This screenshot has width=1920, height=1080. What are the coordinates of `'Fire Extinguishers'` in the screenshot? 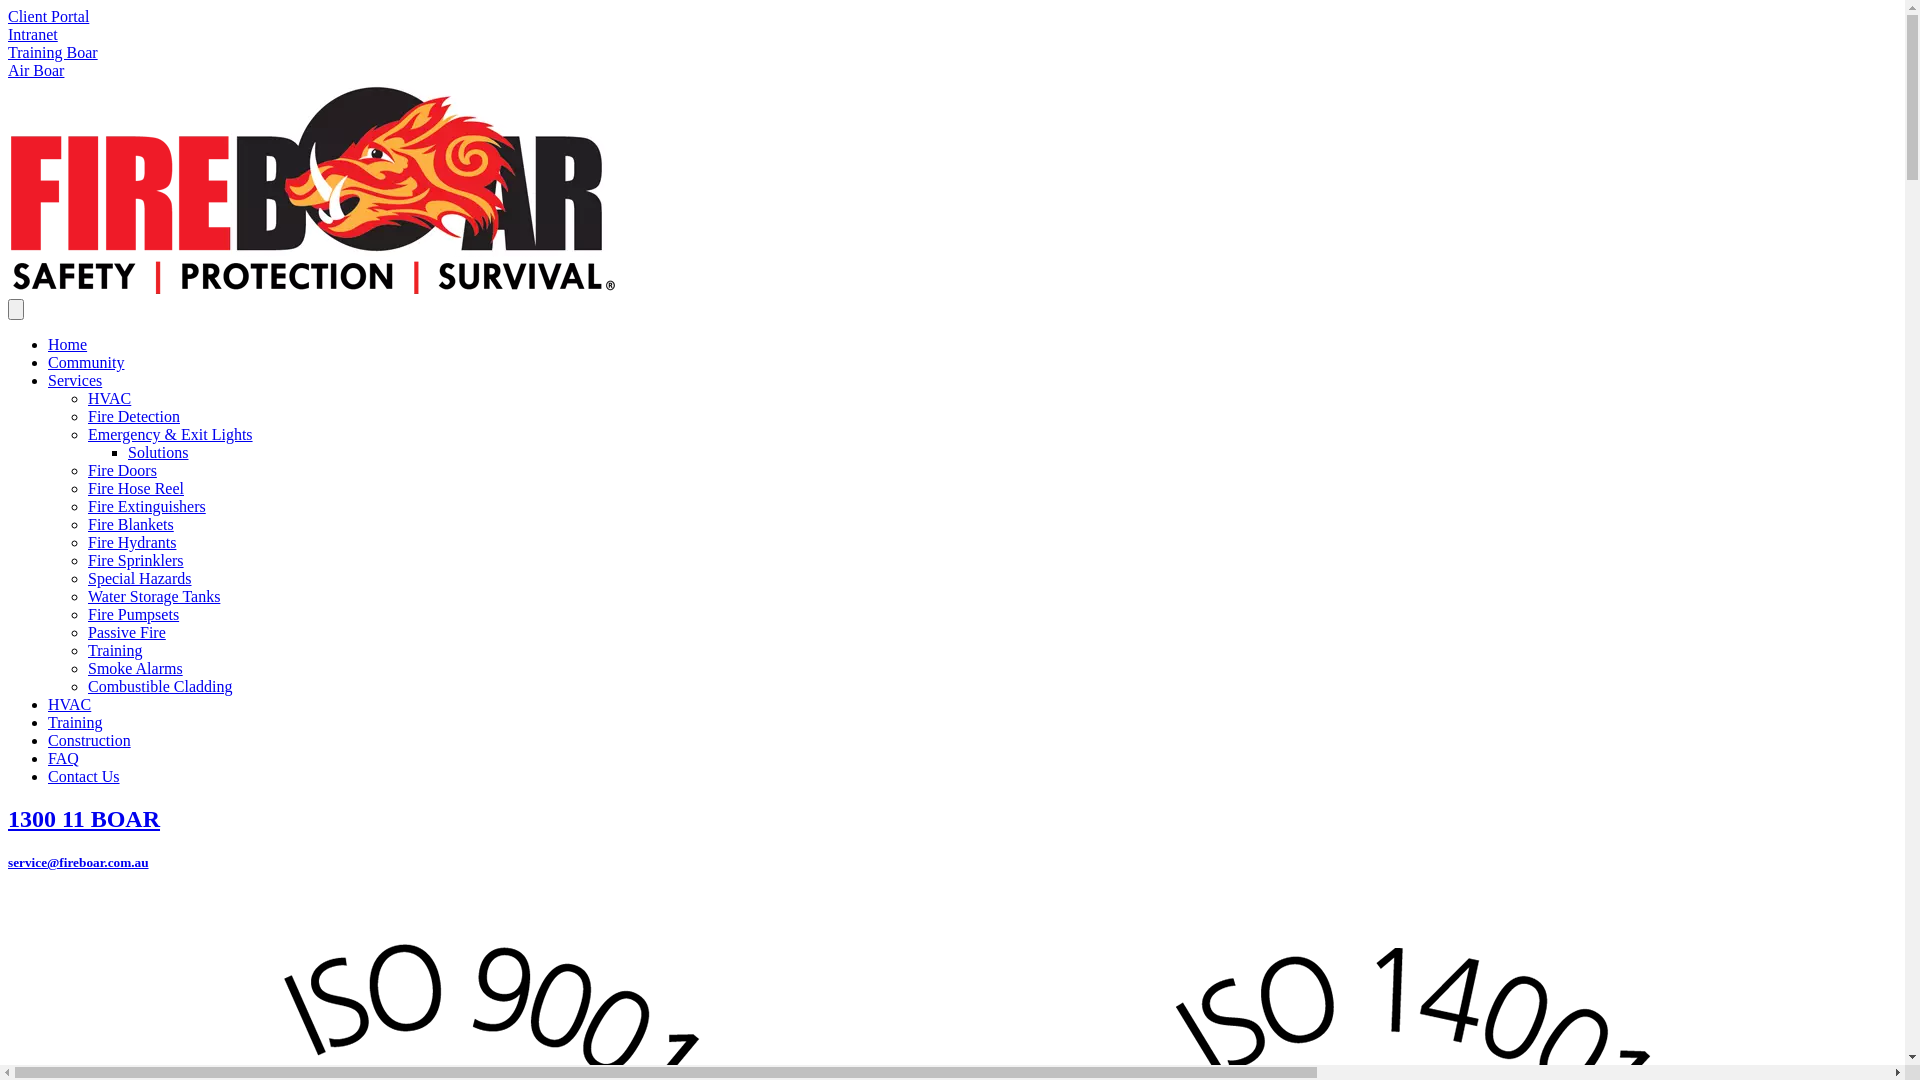 It's located at (86, 505).